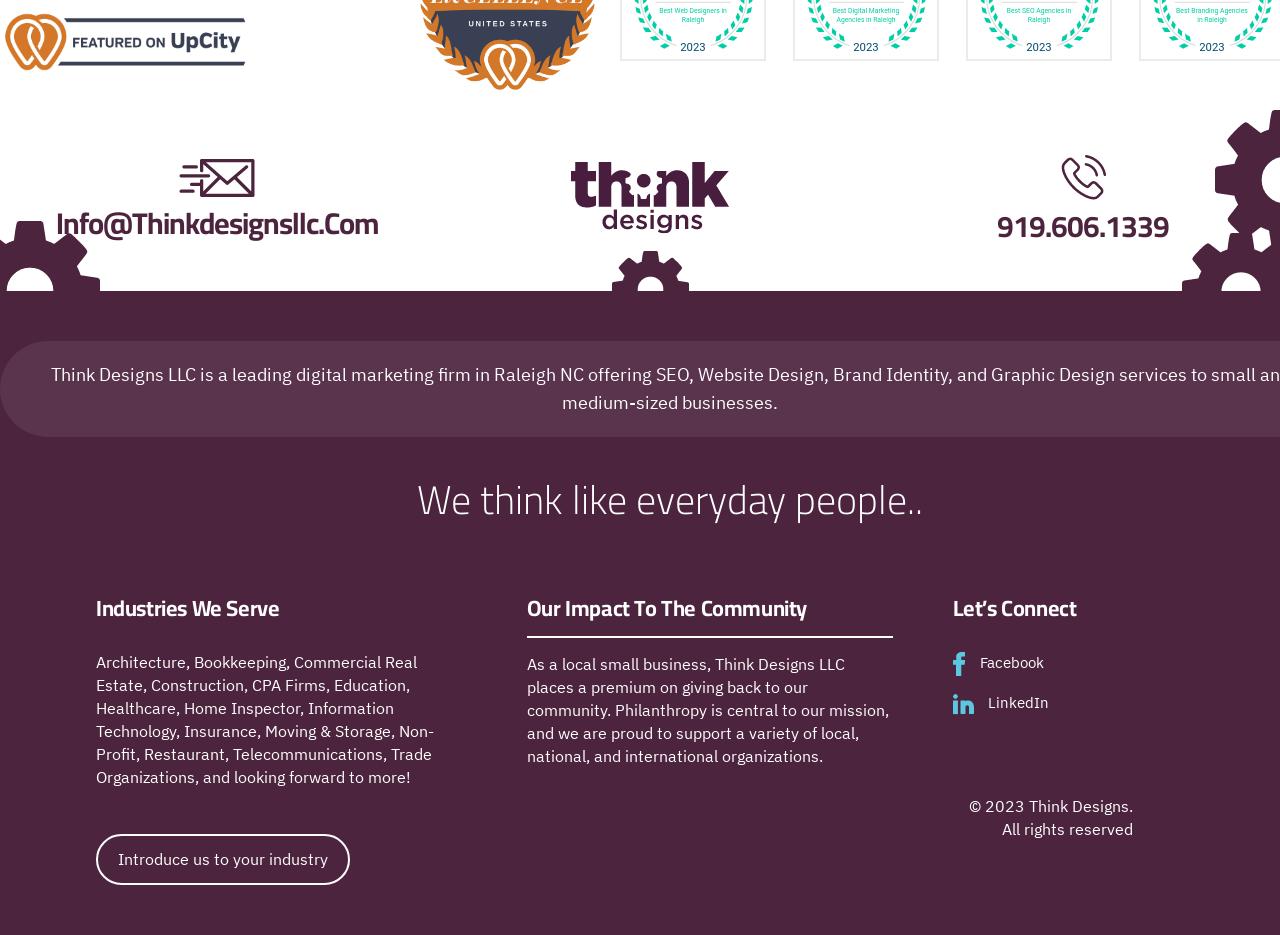  Describe the element at coordinates (187, 607) in the screenshot. I see `'Industries we serve'` at that location.